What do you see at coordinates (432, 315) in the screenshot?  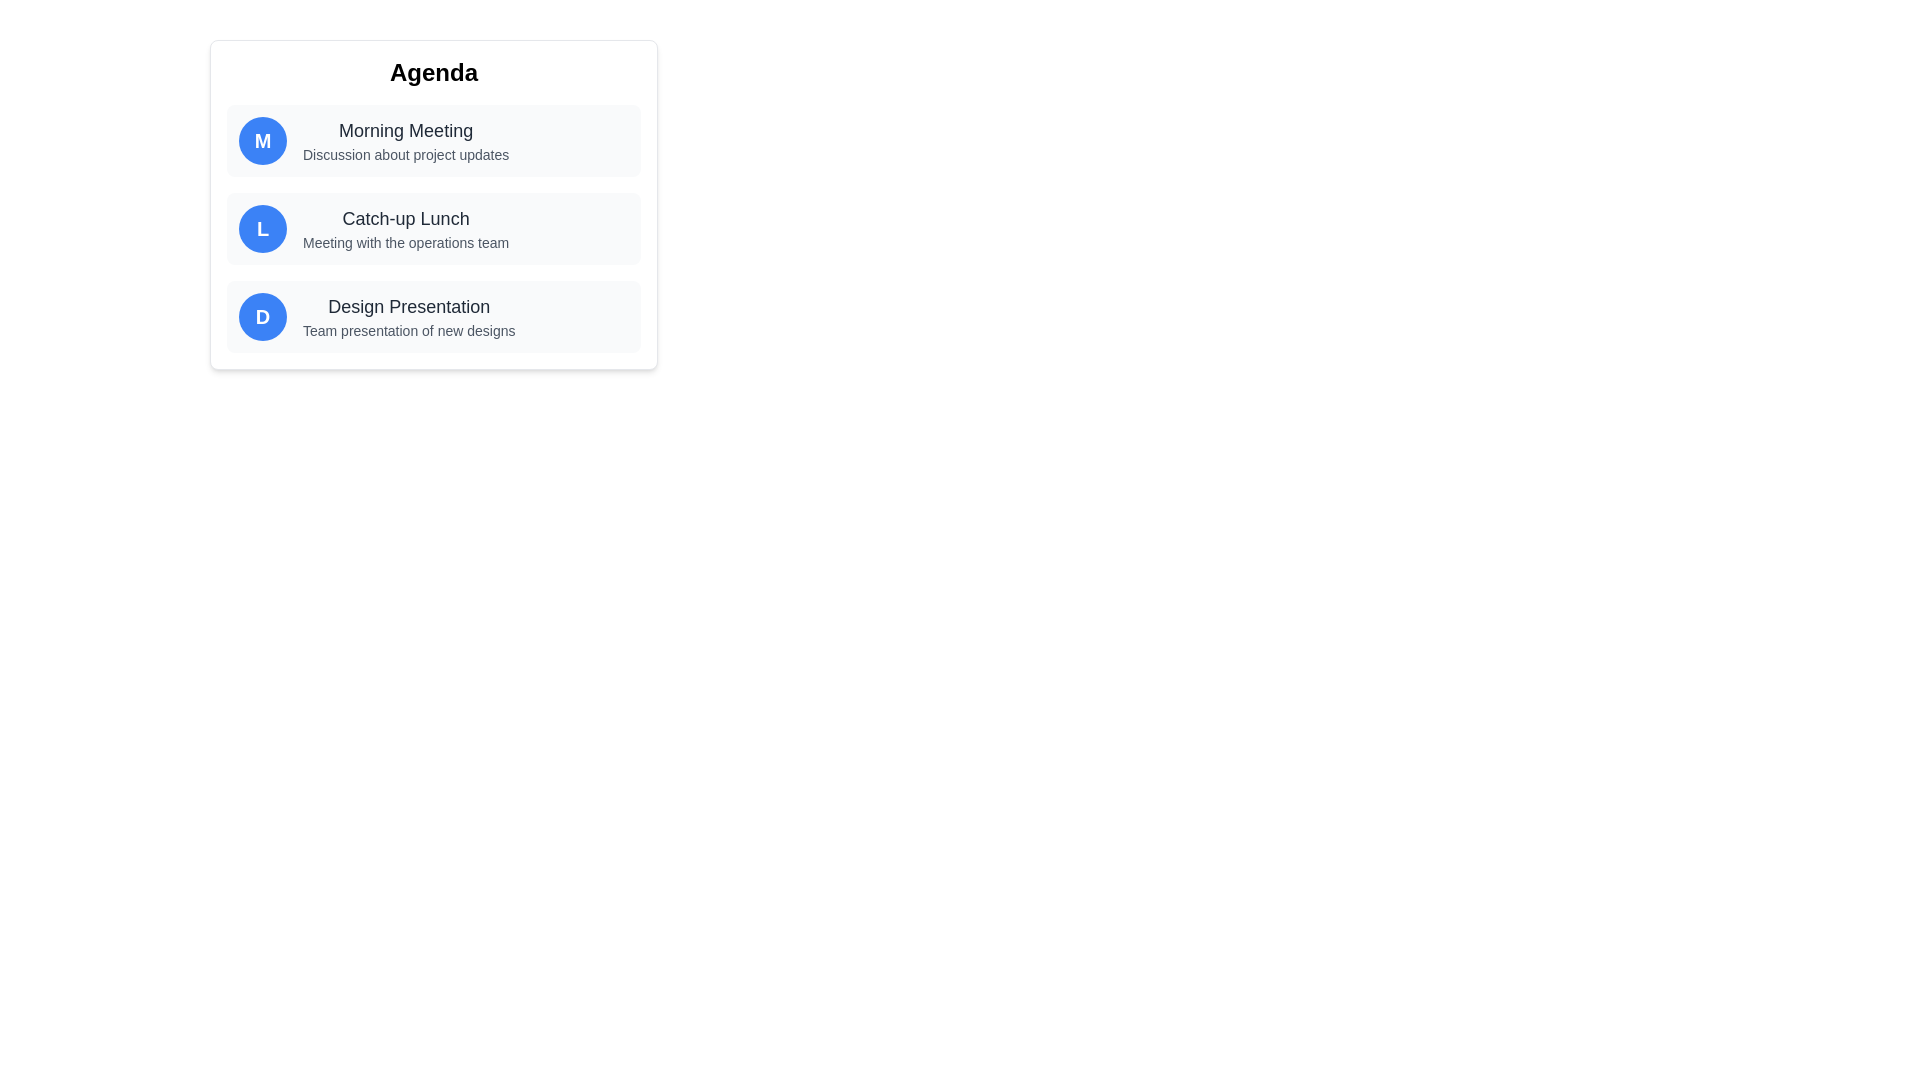 I see `the third list item under the 'Agenda' header, which provides information about the 'Design Presentation' and its description 'Team presentation of new designs.'` at bounding box center [432, 315].